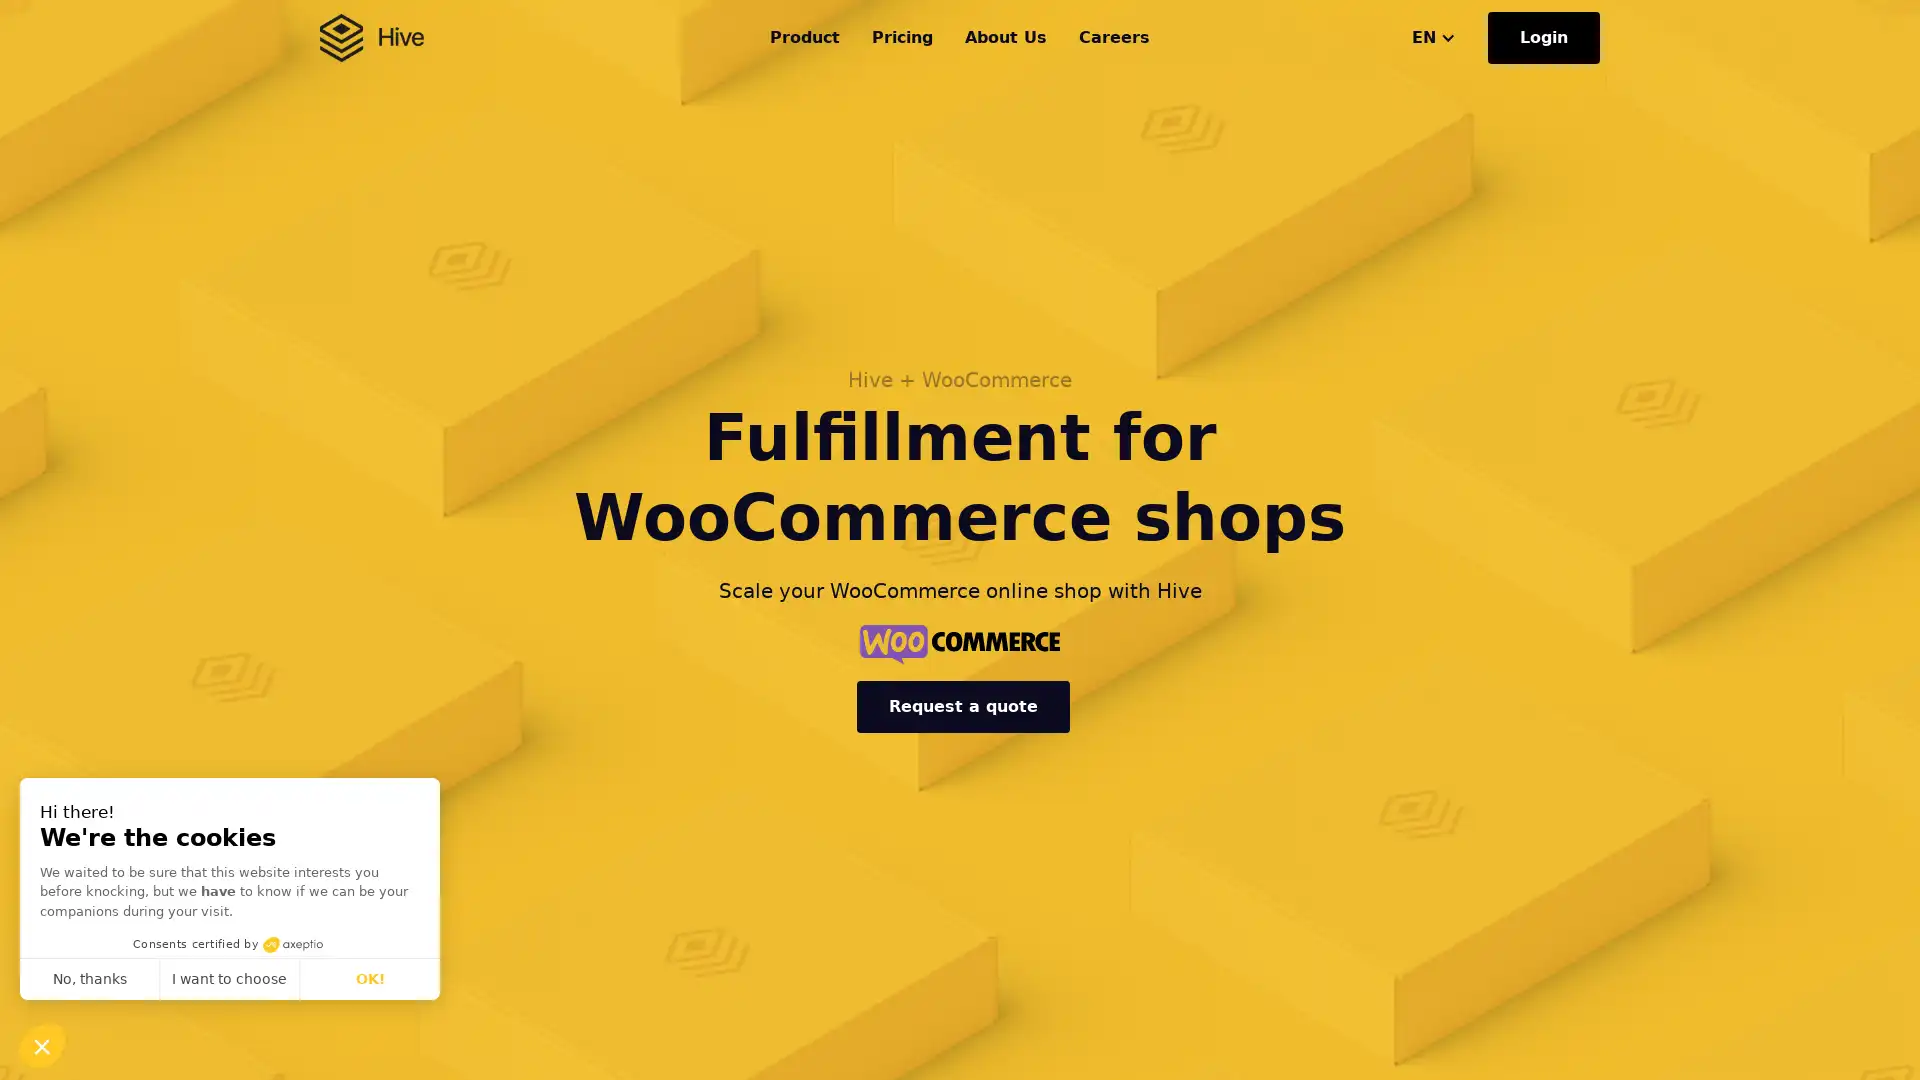  I want to click on No, thanks, so click(89, 978).